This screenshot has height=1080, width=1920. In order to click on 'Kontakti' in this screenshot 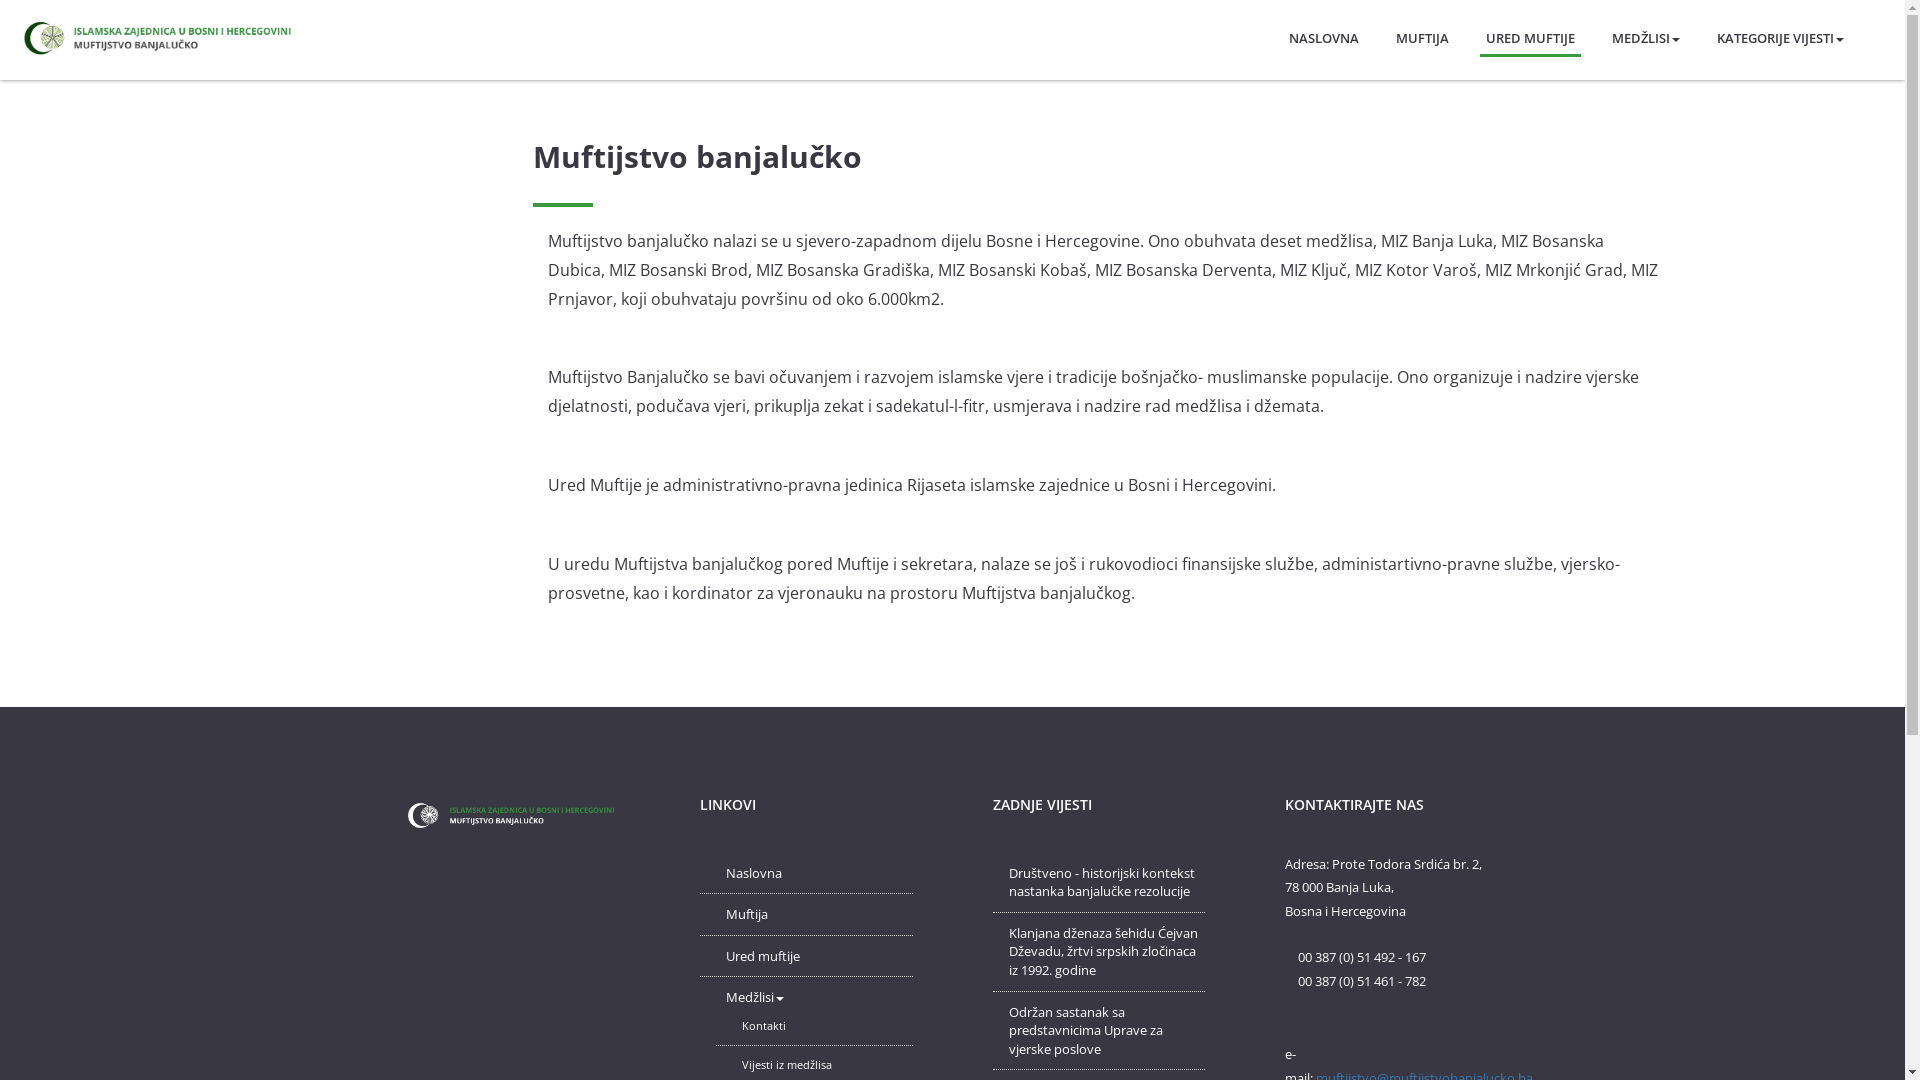, I will do `click(762, 1025)`.